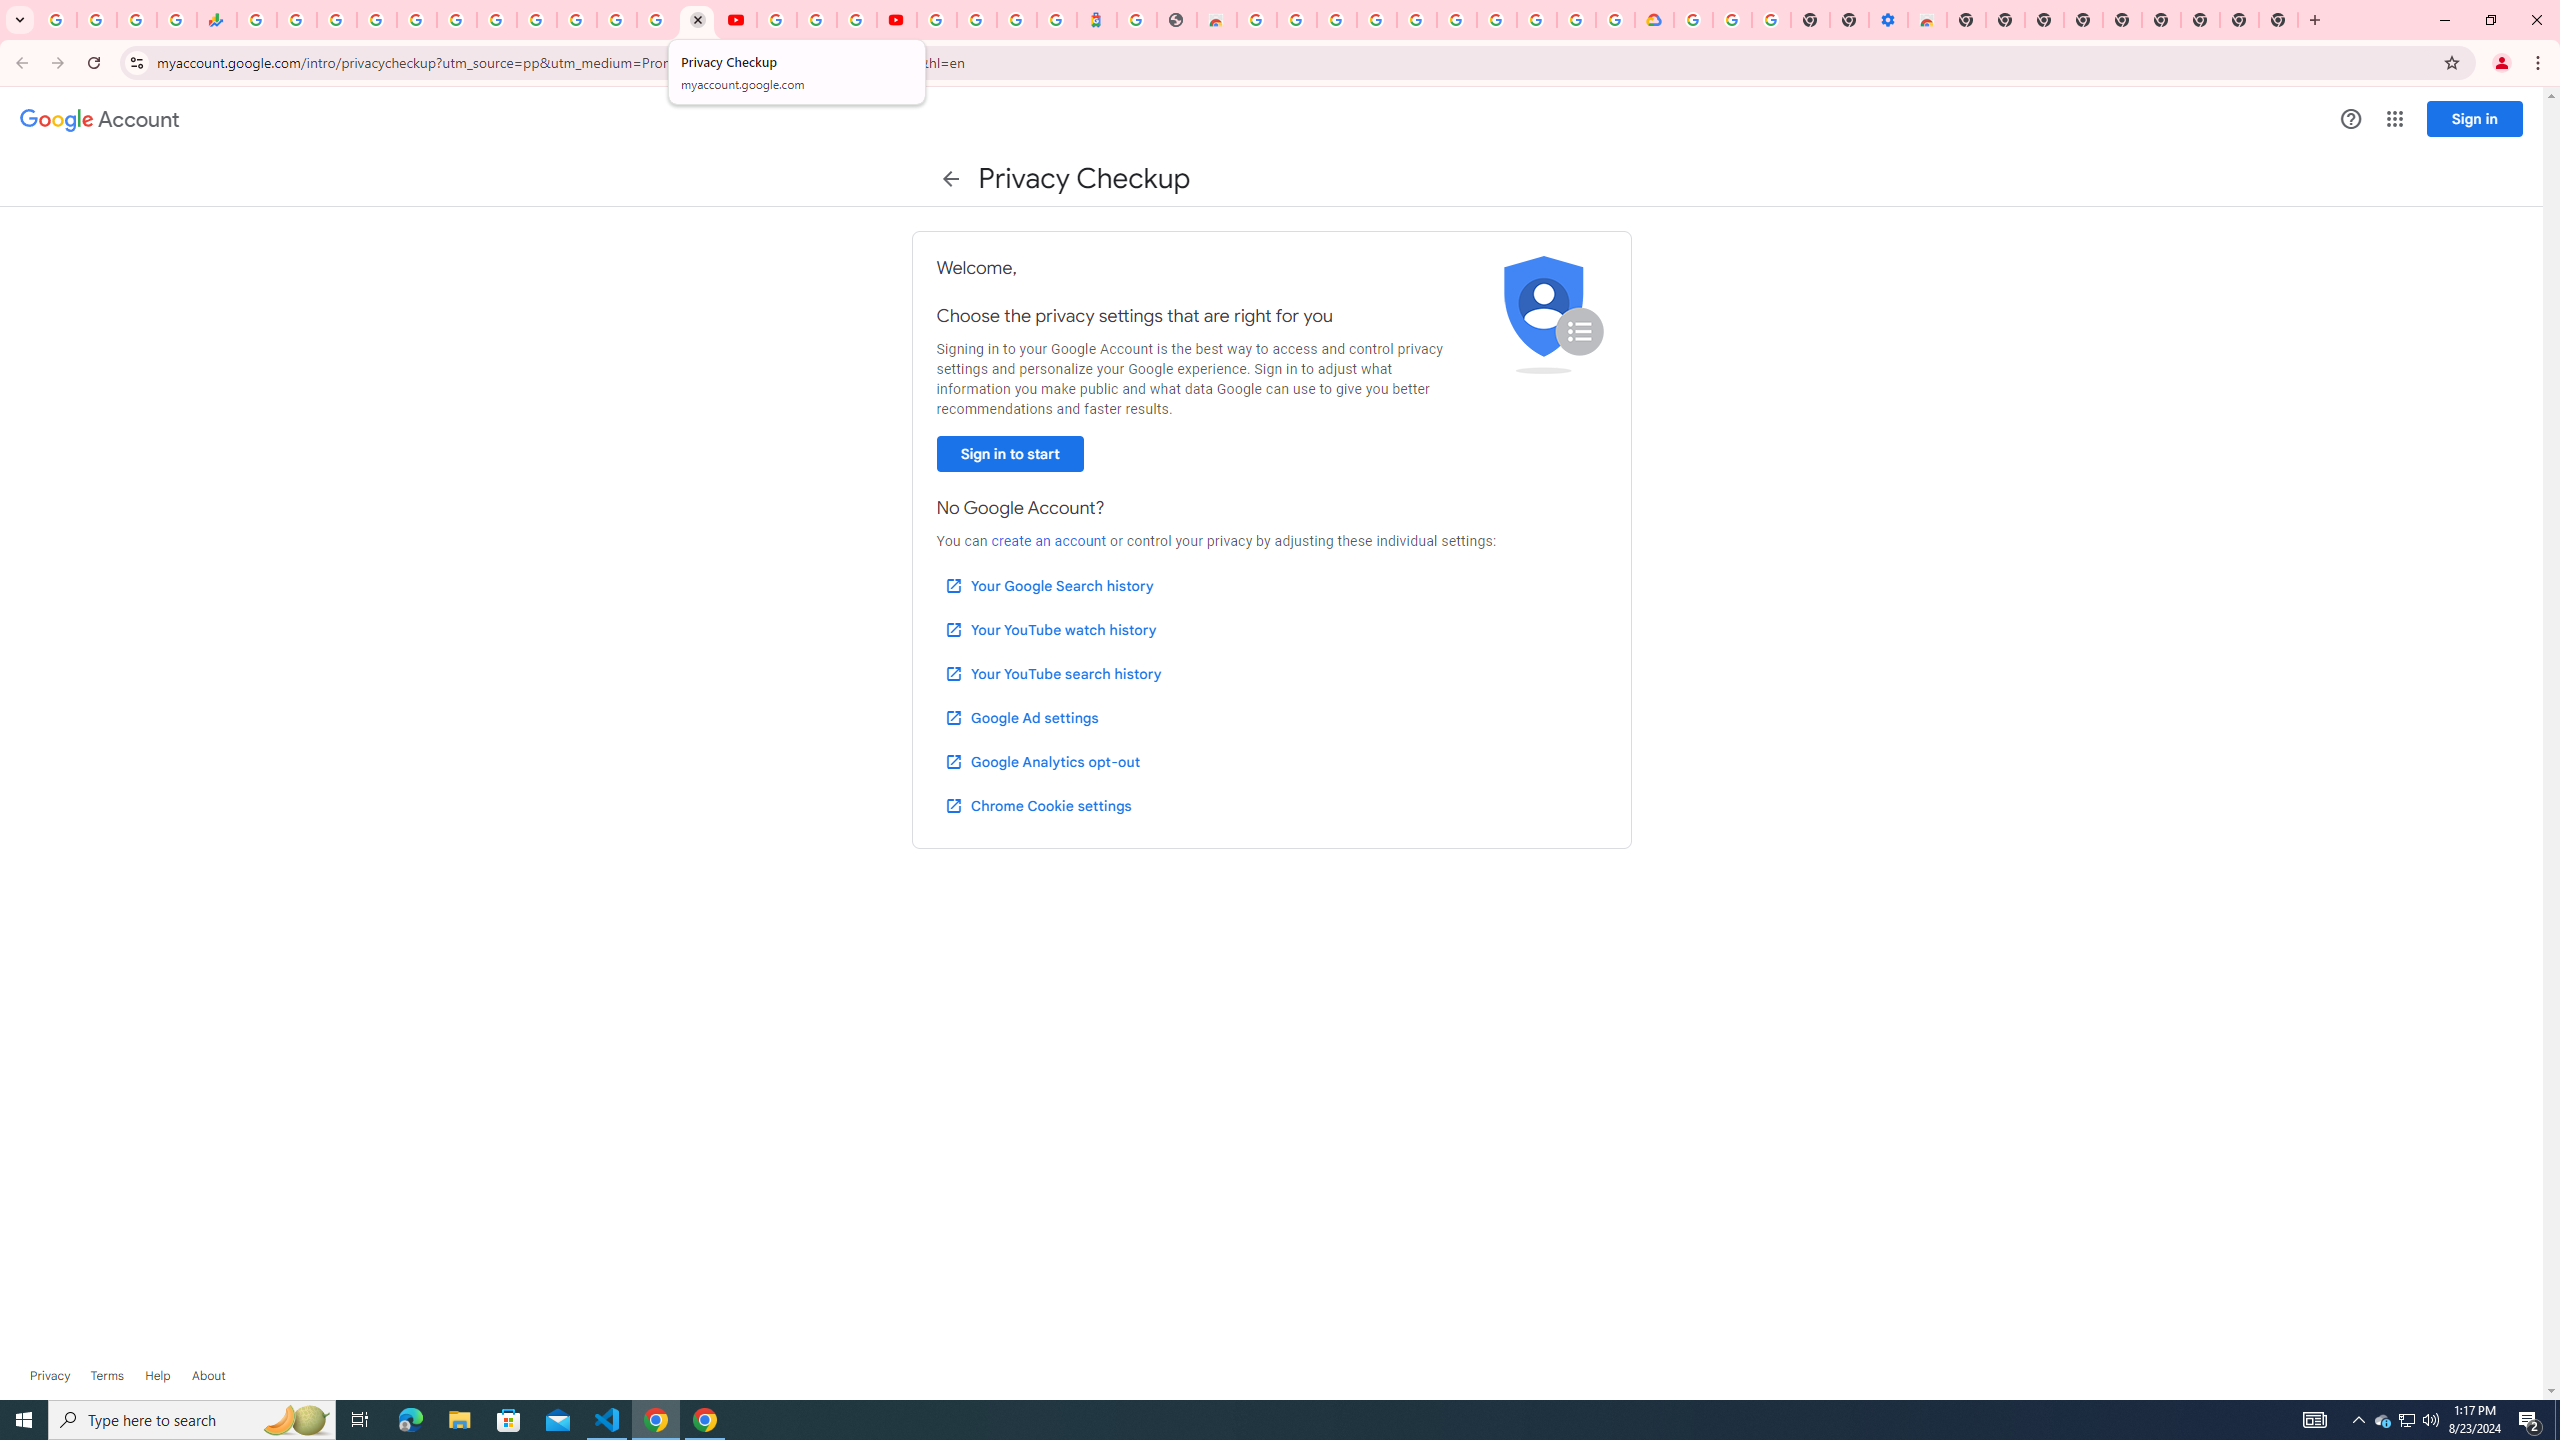  I want to click on 'Sign in - Google Accounts', so click(656, 19).